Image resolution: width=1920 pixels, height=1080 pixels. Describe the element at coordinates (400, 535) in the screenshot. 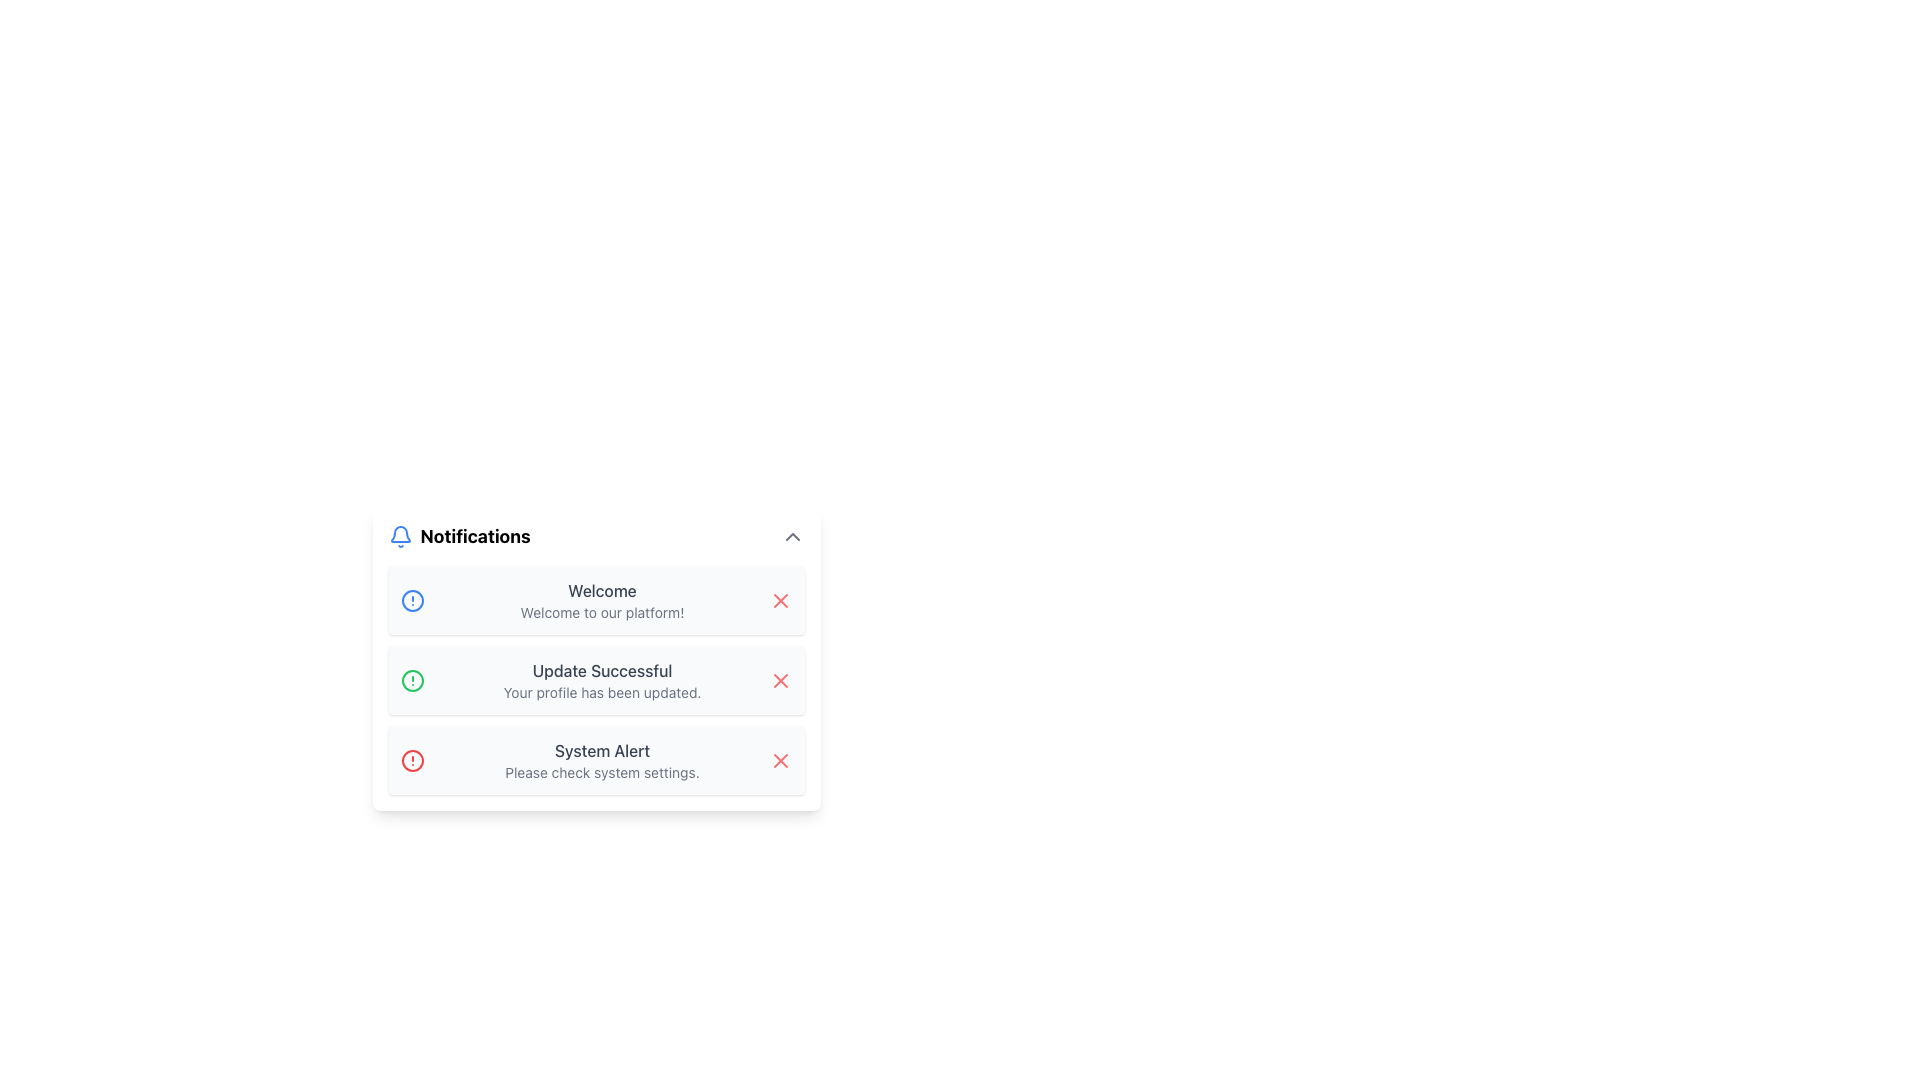

I see `the blue outlined bell-shaped icon located to the left of the 'Notifications' label in the notifications panel header` at that location.